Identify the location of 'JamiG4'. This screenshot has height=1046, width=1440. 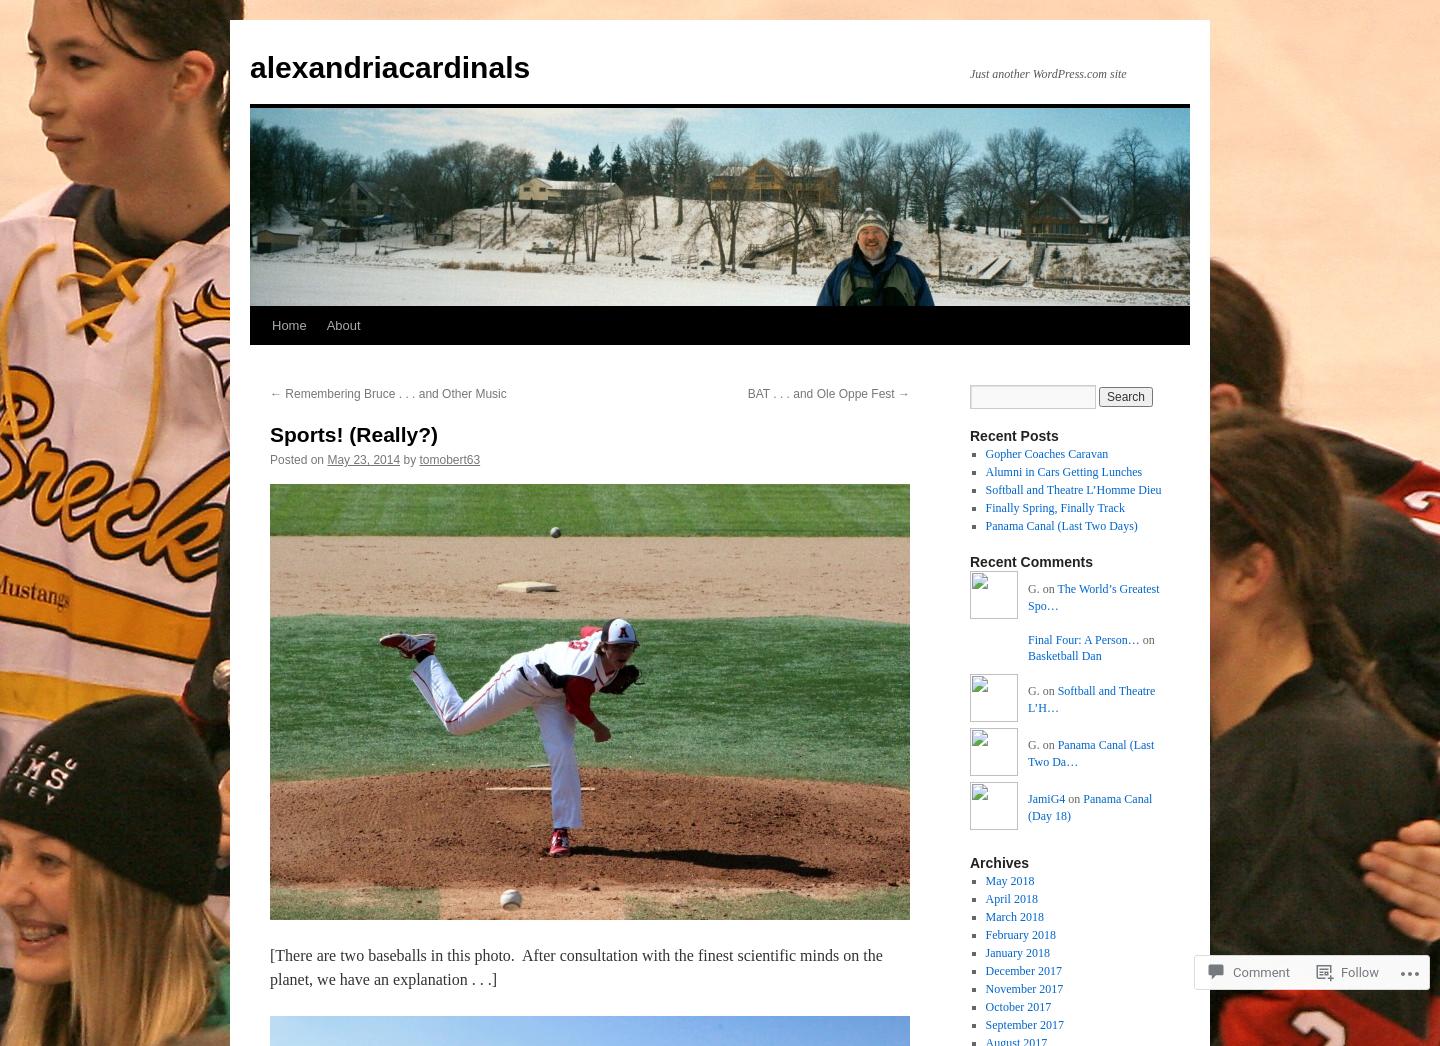
(1028, 799).